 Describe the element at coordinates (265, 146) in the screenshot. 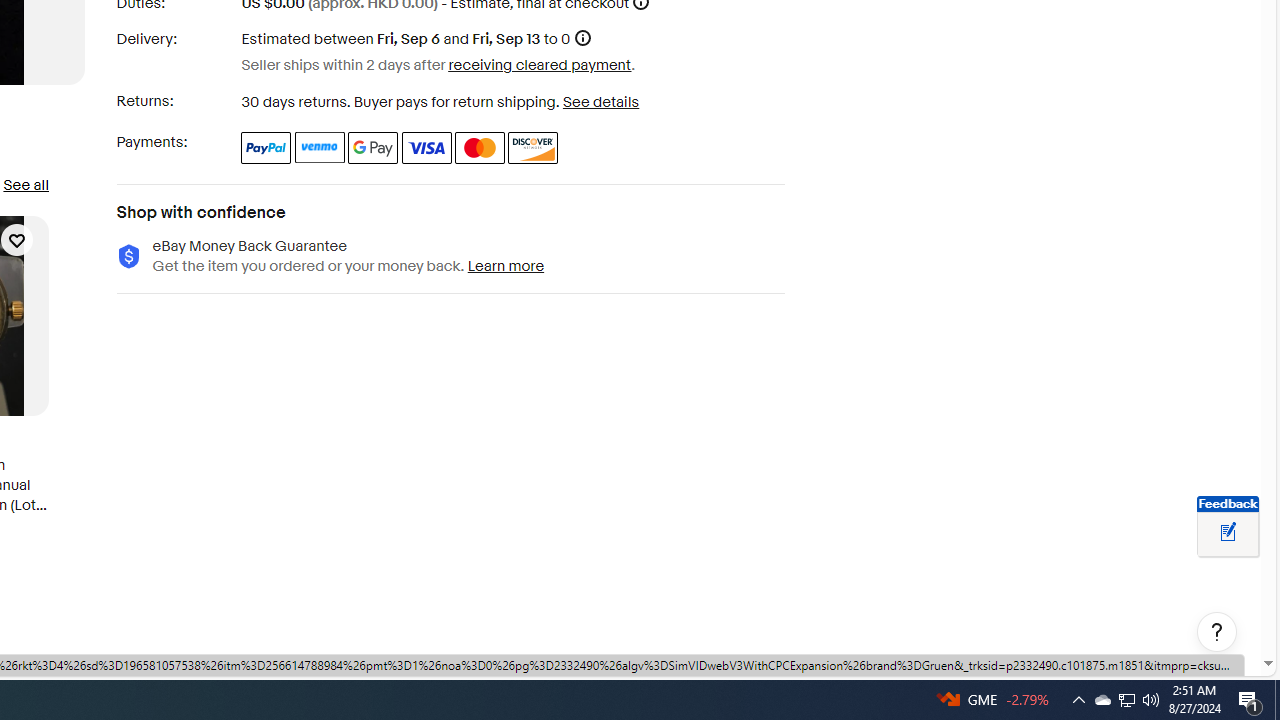

I see `'PayPal'` at that location.